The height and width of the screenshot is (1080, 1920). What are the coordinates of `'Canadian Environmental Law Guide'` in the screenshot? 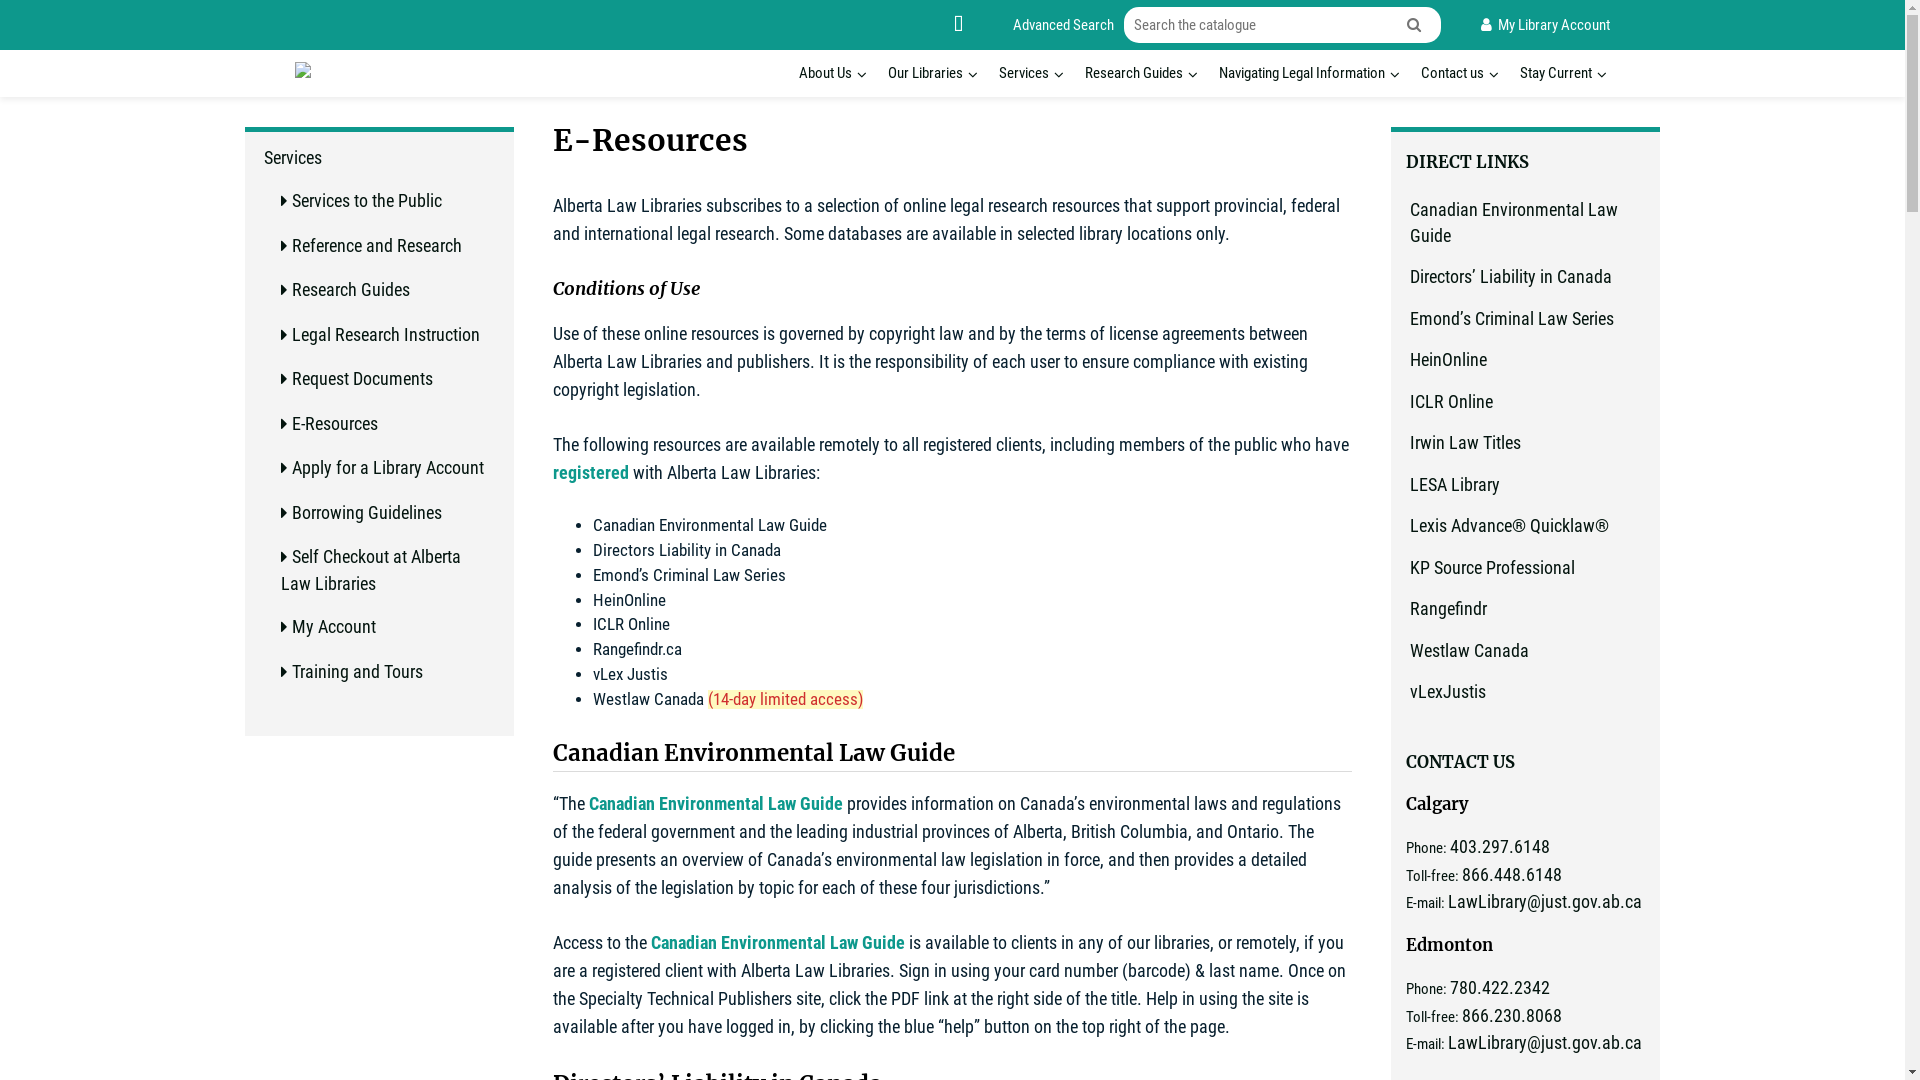 It's located at (715, 804).